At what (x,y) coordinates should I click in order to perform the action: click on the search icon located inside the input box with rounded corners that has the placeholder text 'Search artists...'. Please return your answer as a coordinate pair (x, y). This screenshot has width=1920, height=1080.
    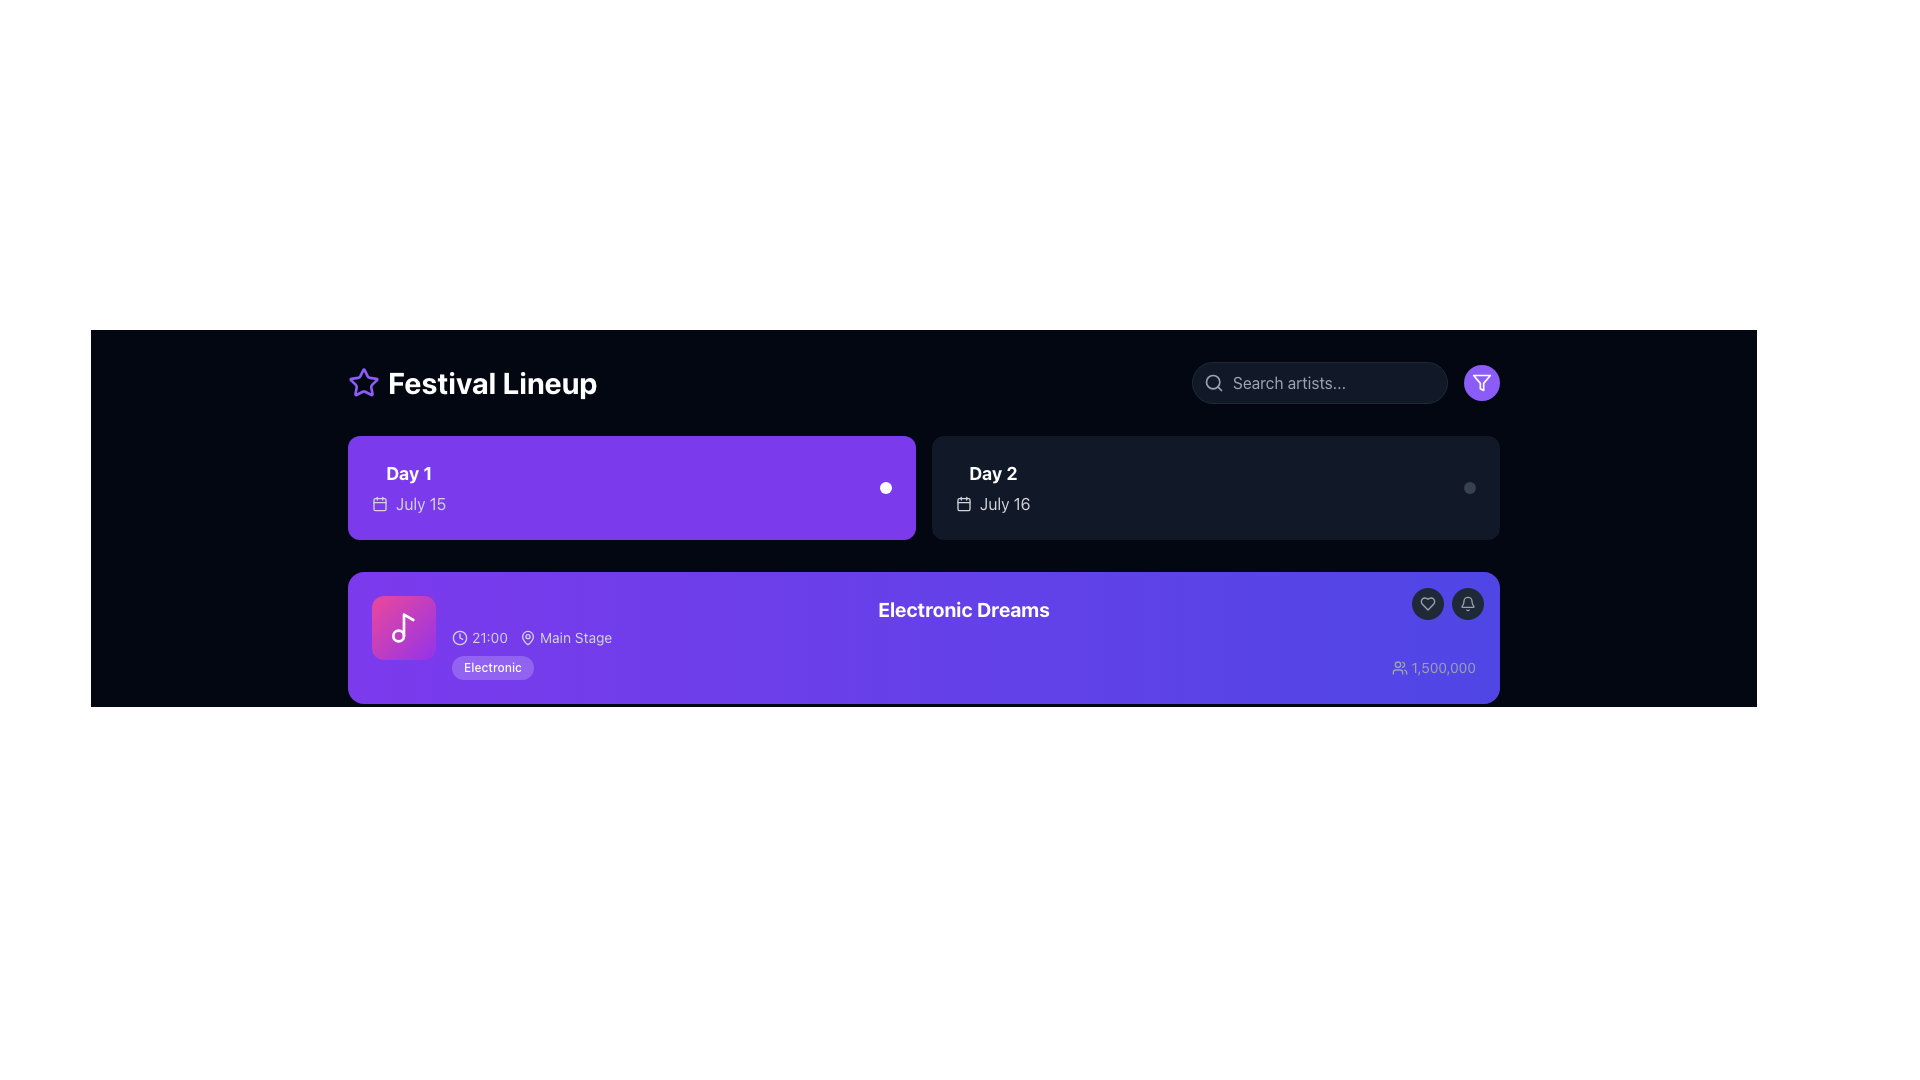
    Looking at the image, I should click on (1213, 382).